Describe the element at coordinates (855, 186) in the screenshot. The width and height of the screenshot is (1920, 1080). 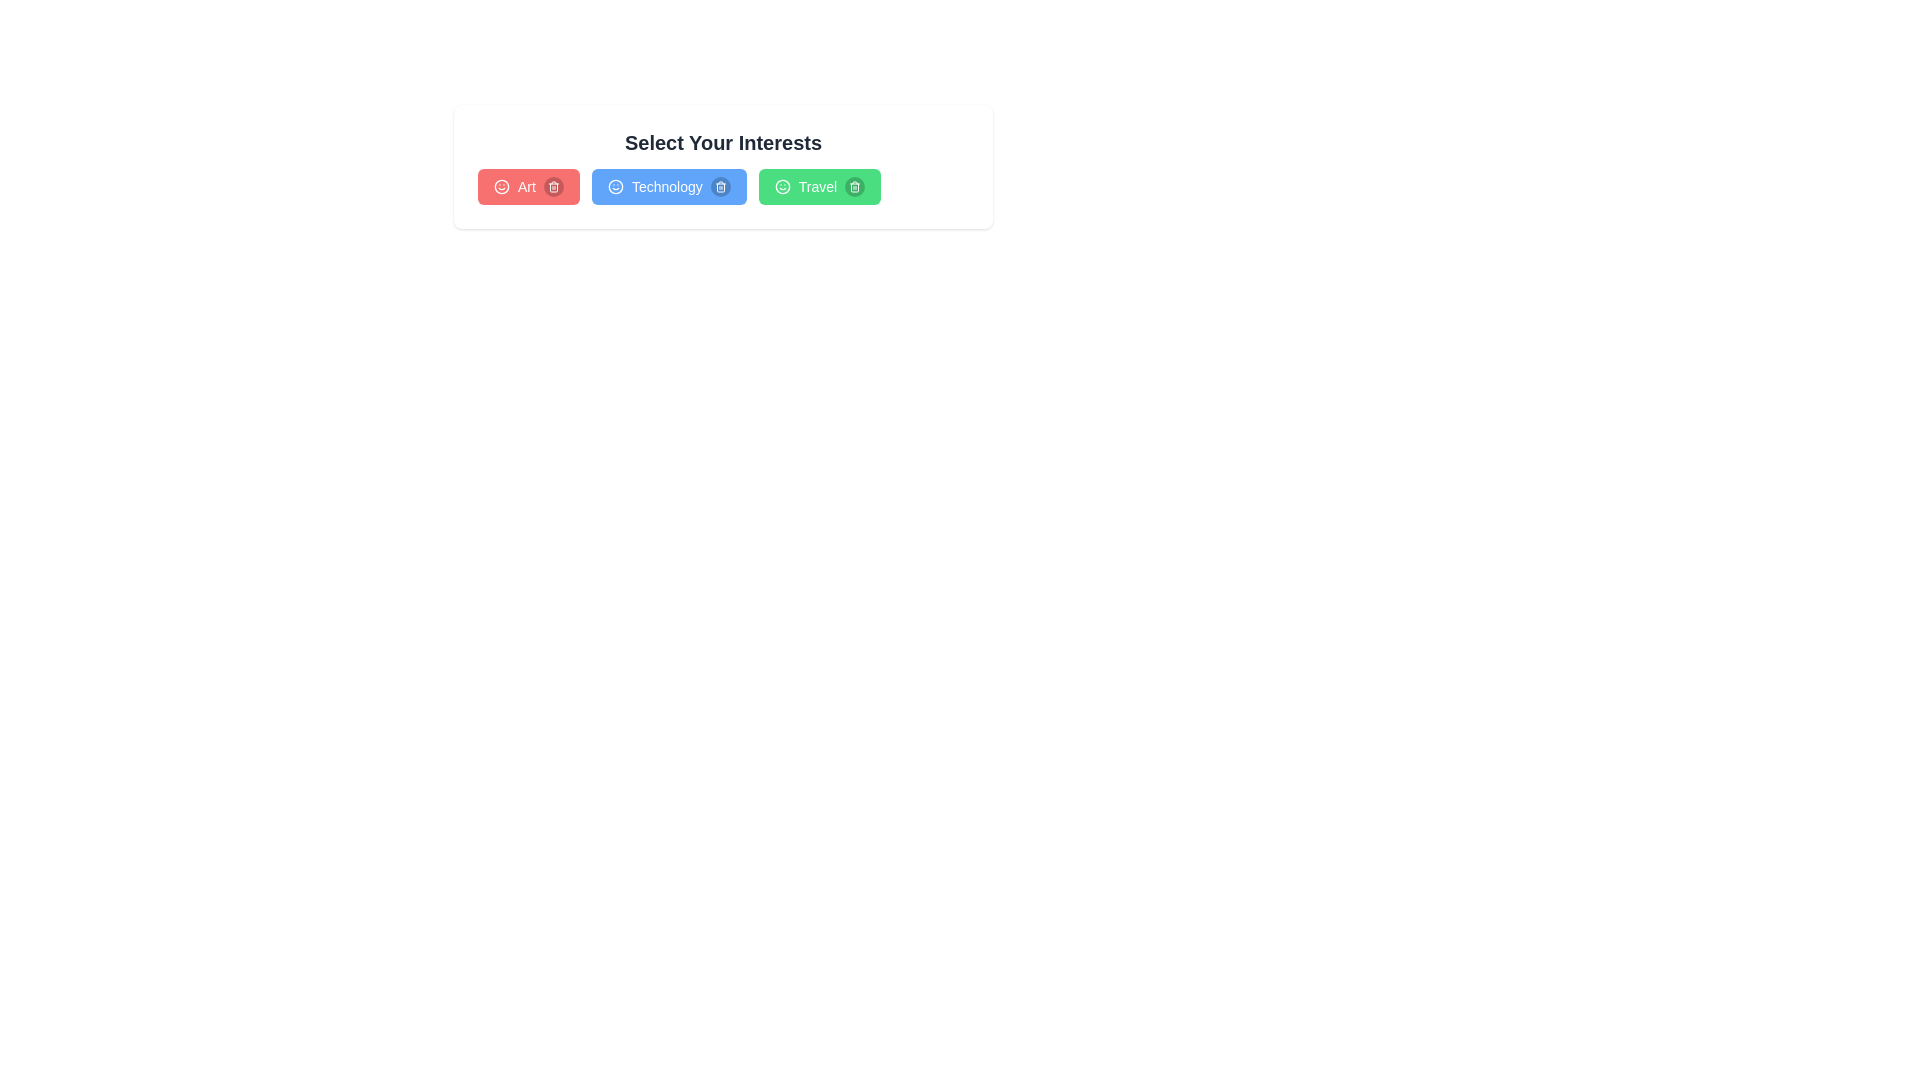
I see `the trash icon next to the interest labeled Travel` at that location.